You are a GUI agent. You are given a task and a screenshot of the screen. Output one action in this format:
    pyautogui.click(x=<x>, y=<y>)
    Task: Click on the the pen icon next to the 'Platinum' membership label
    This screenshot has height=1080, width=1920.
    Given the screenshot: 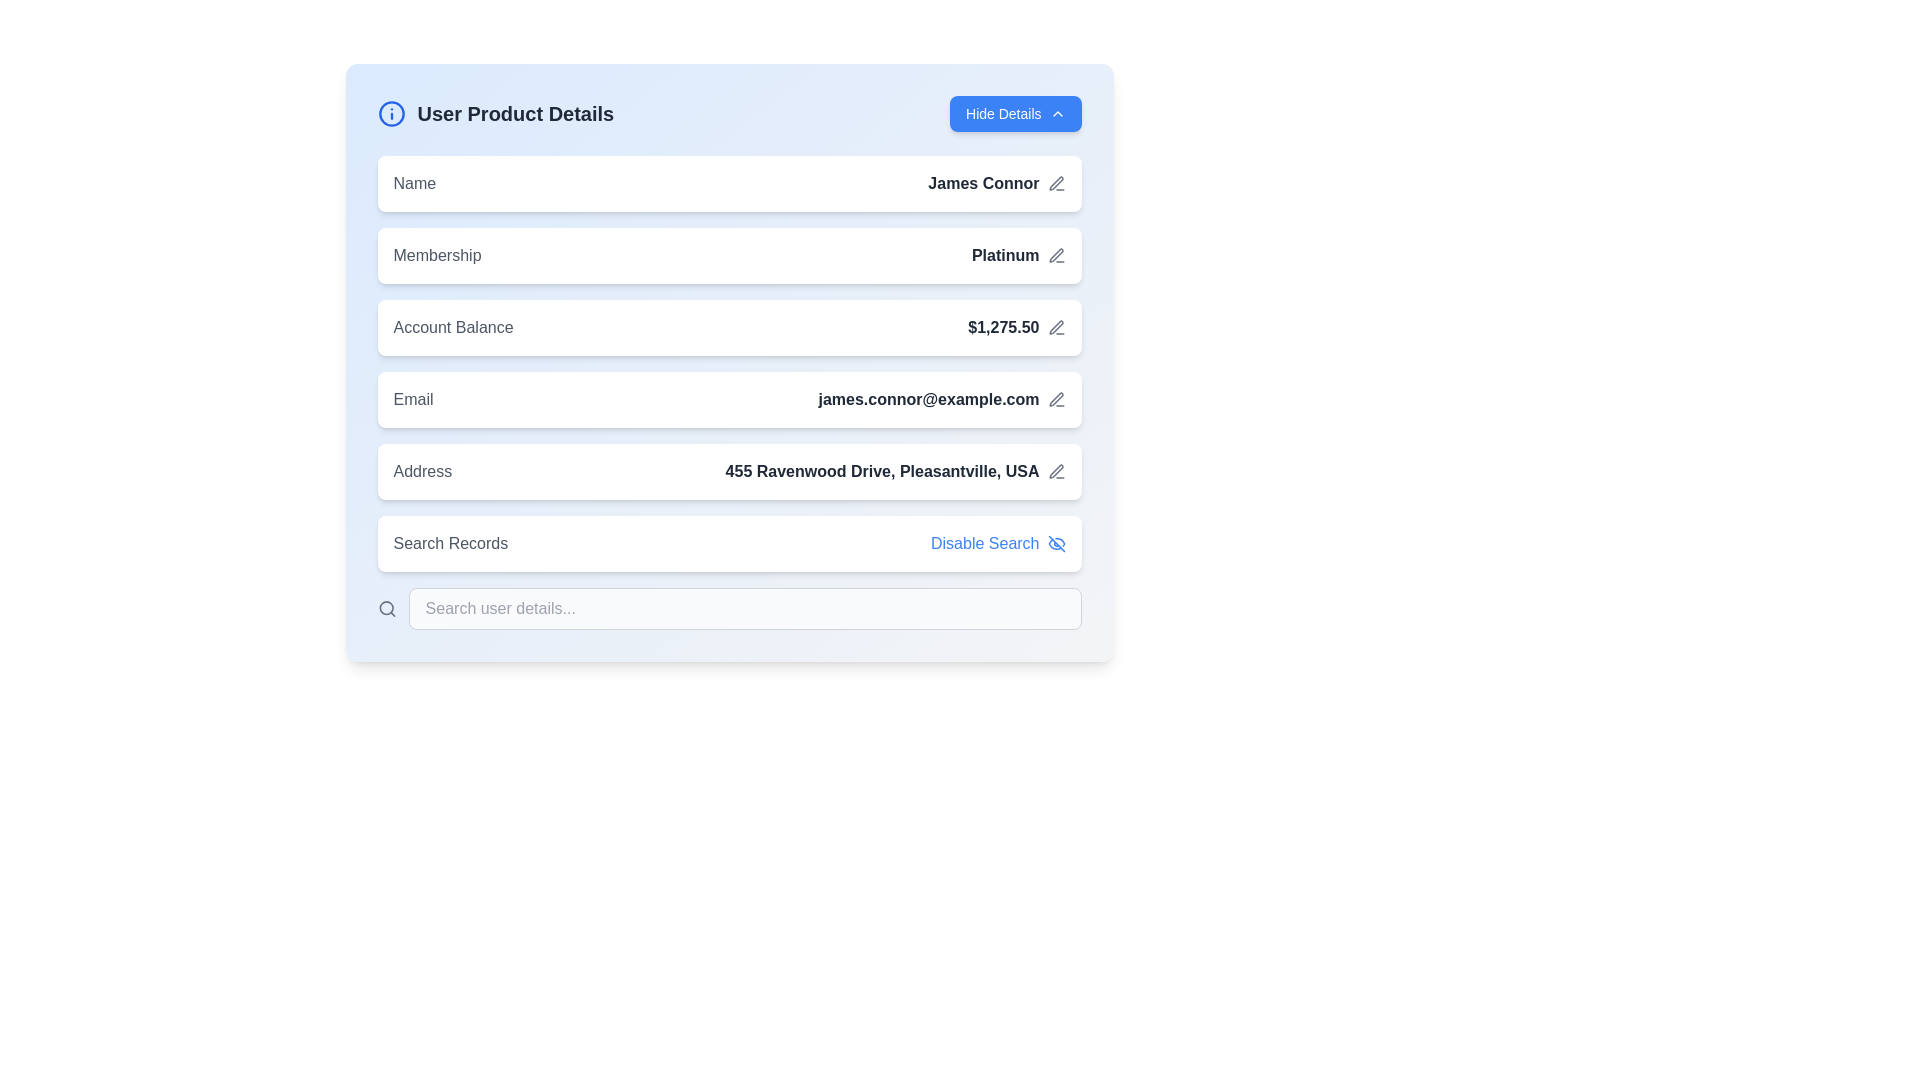 What is the action you would take?
    pyautogui.click(x=1018, y=254)
    